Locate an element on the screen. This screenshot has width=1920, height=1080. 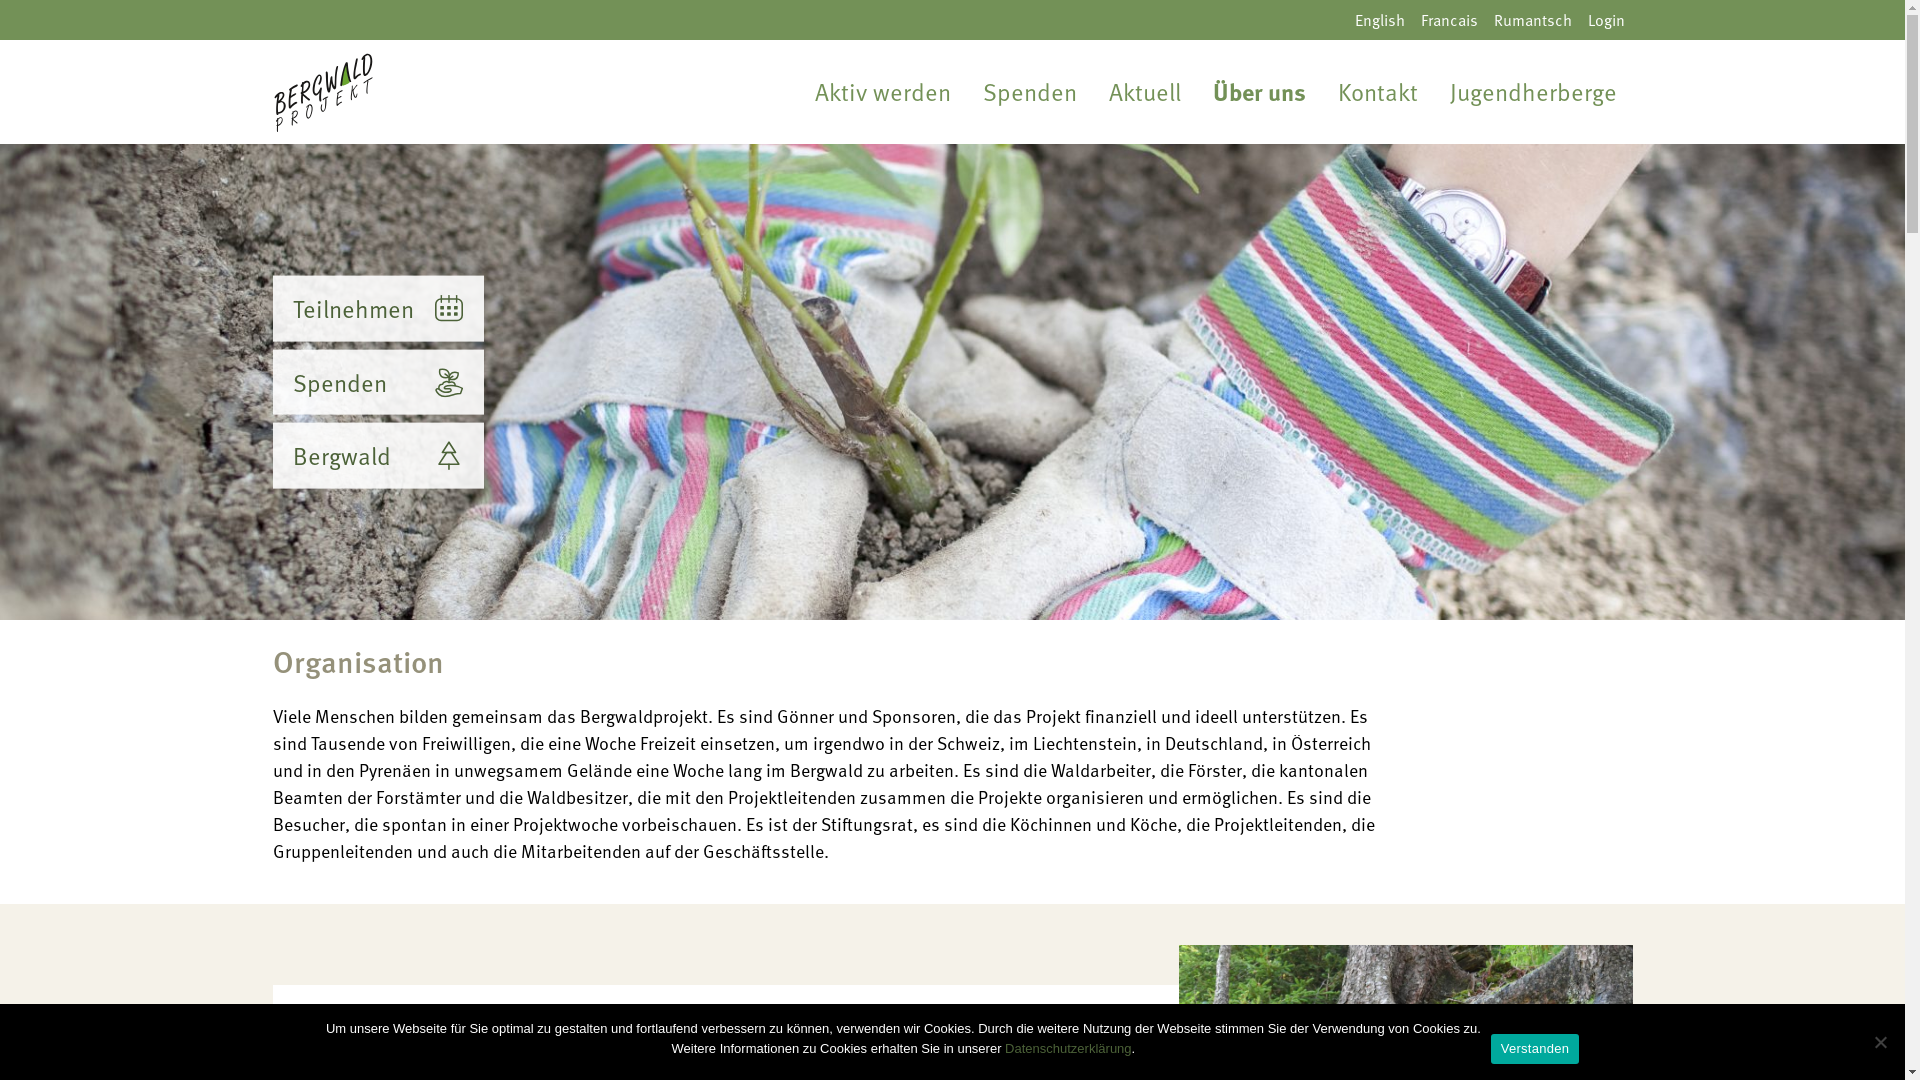
'Jugendherberge' is located at coordinates (1532, 92).